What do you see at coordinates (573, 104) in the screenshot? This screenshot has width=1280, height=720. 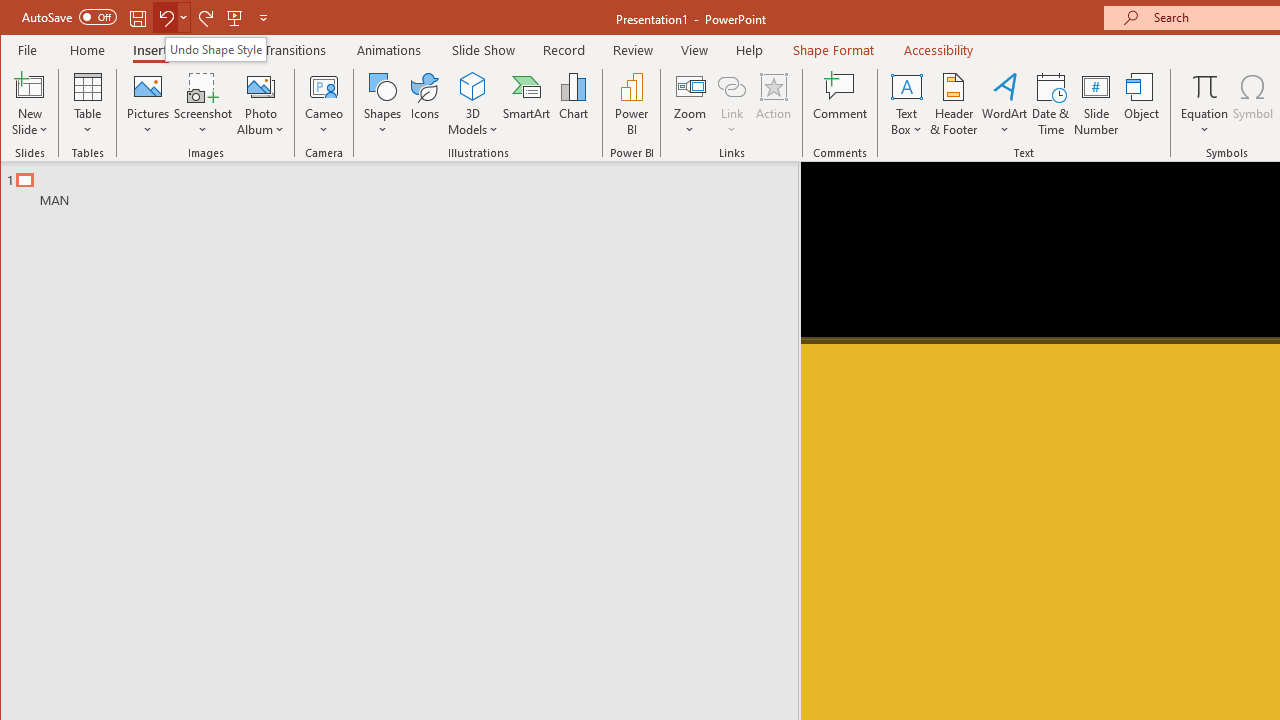 I see `'Chart...'` at bounding box center [573, 104].